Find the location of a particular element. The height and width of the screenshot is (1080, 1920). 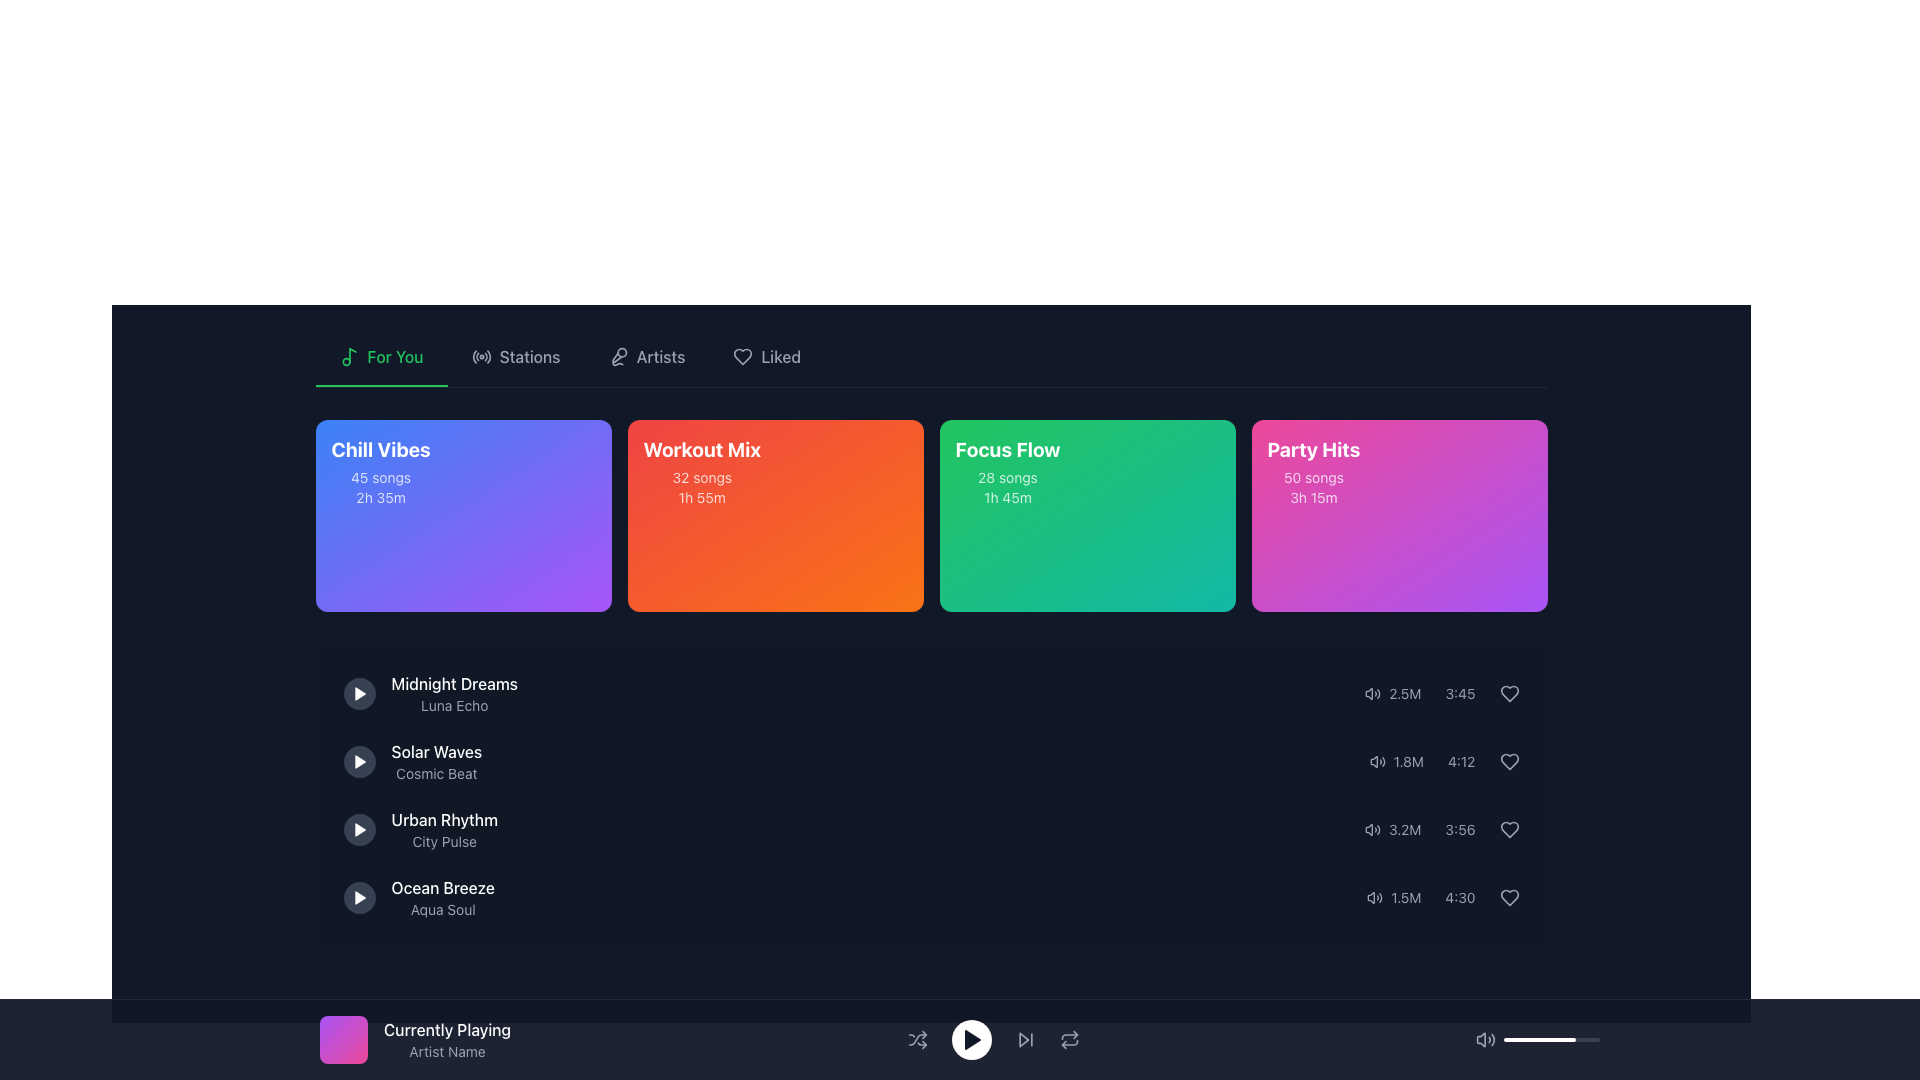

the slider is located at coordinates (1565, 1039).